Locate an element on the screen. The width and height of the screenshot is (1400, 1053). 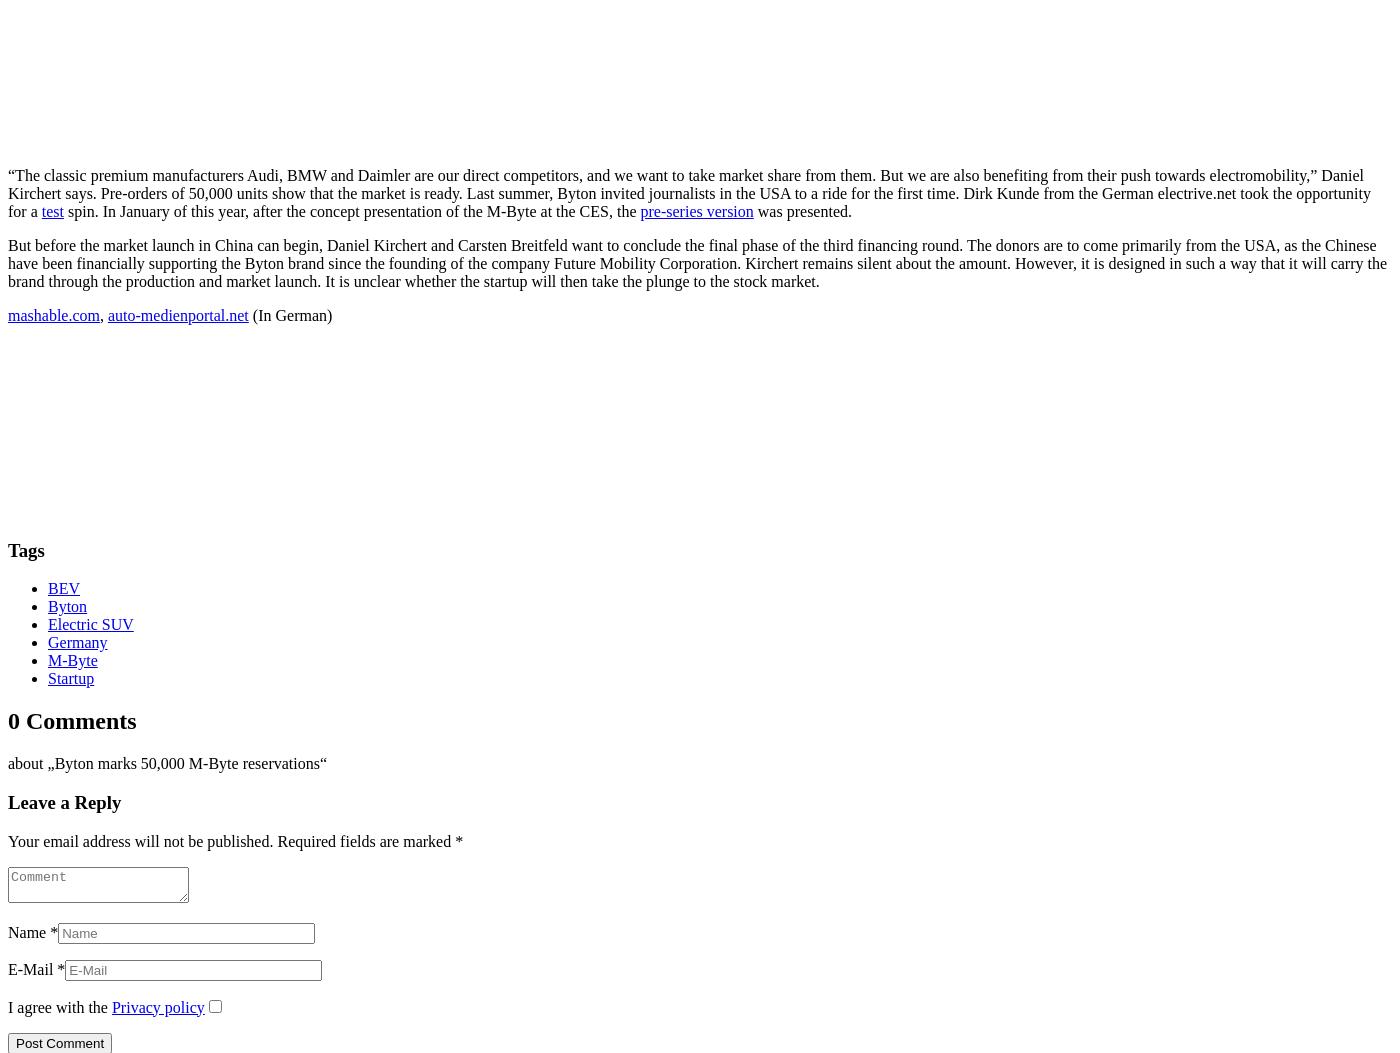
'Privacy policy' is located at coordinates (110, 1005).